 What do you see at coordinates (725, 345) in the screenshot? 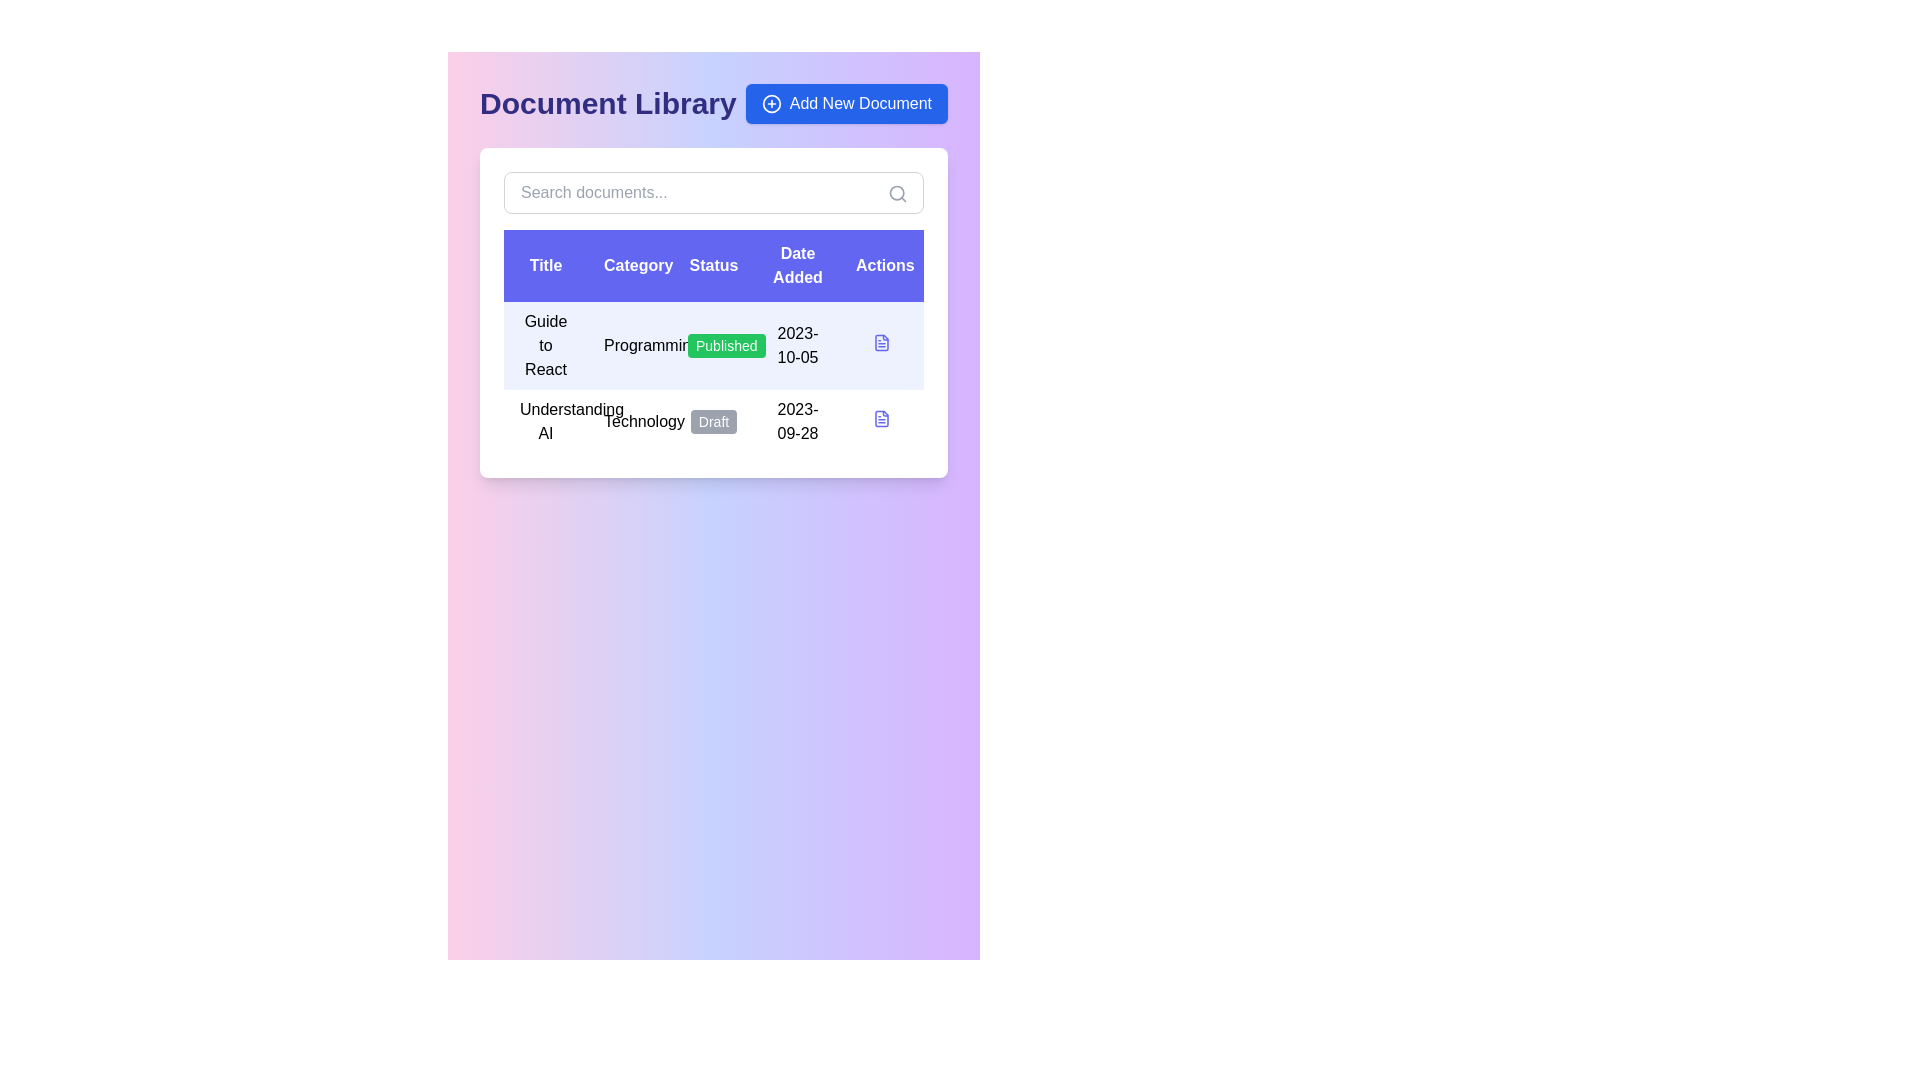
I see `the 'Published' indicator label with a green background and white rounded borders located in the 'Status' column of the first row in the 'Document Library' section` at bounding box center [725, 345].